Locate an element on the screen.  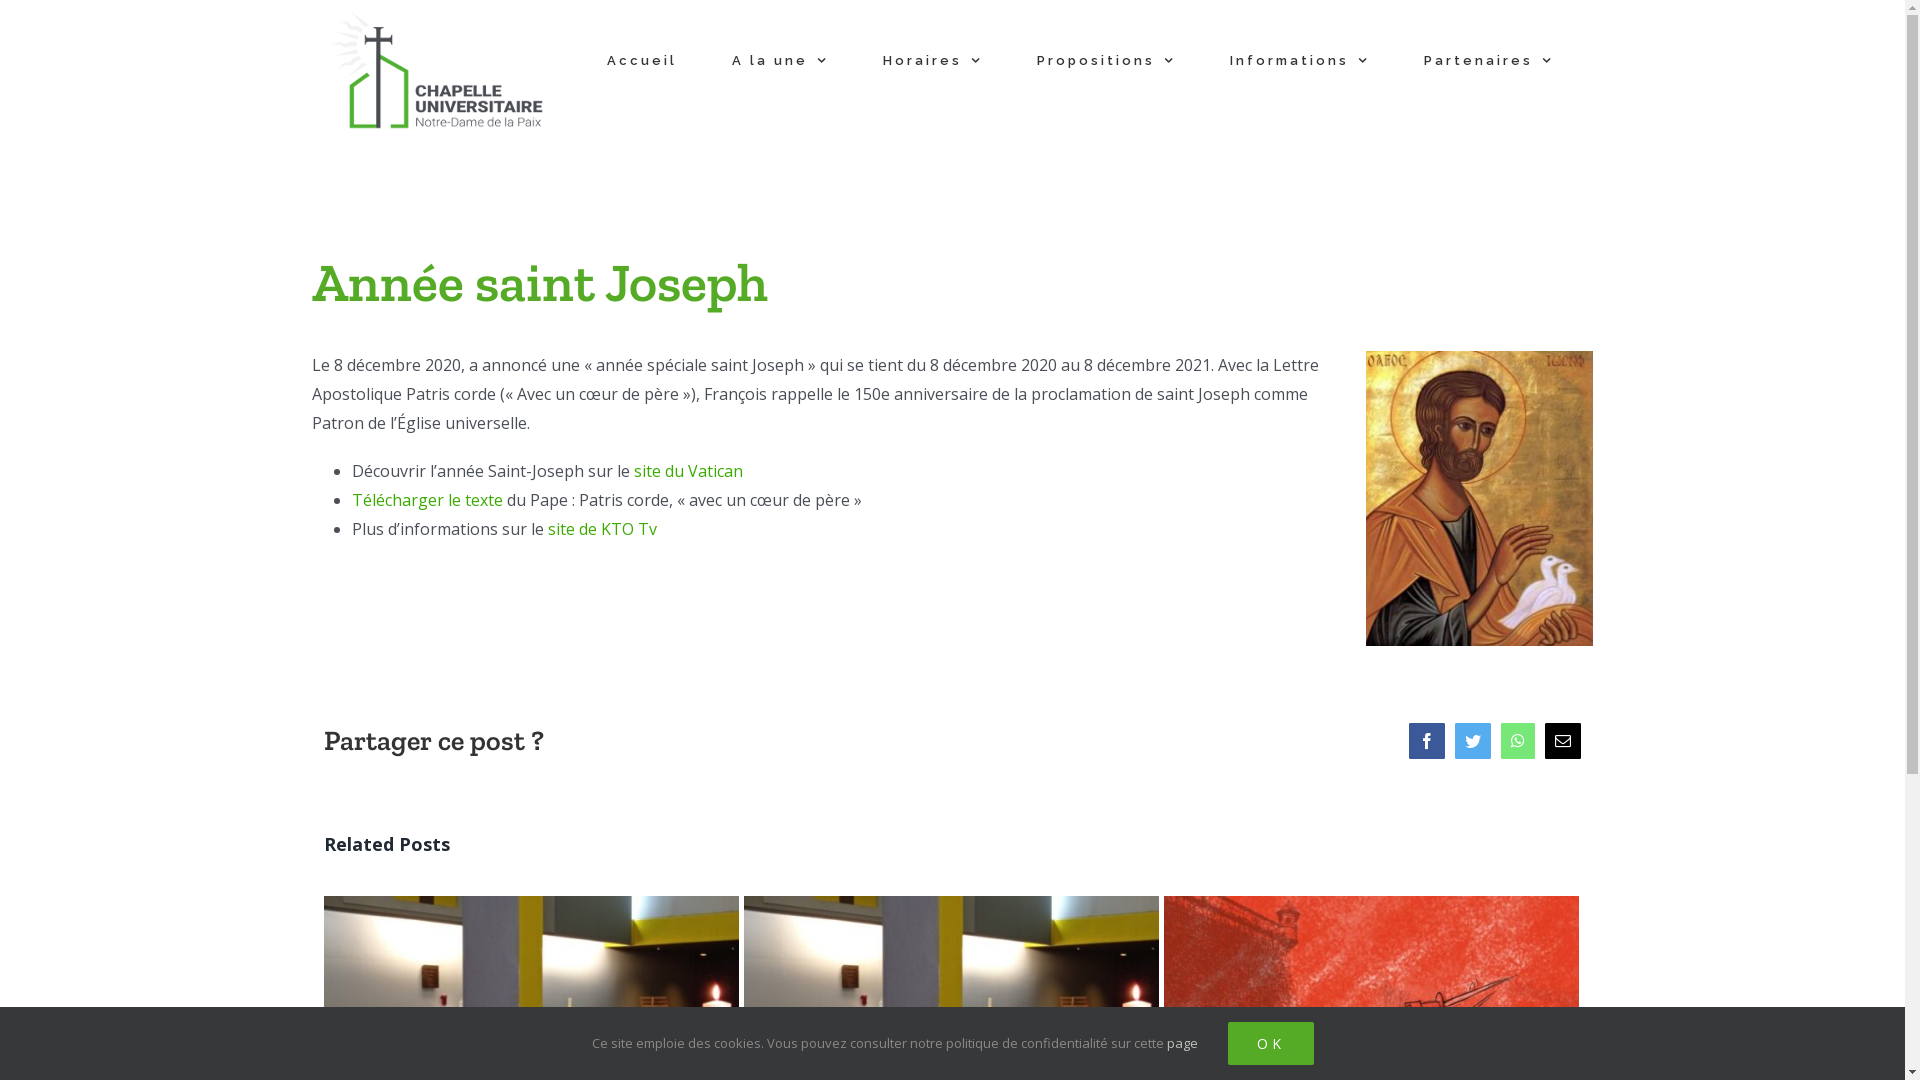
'Partenaires' is located at coordinates (1487, 59).